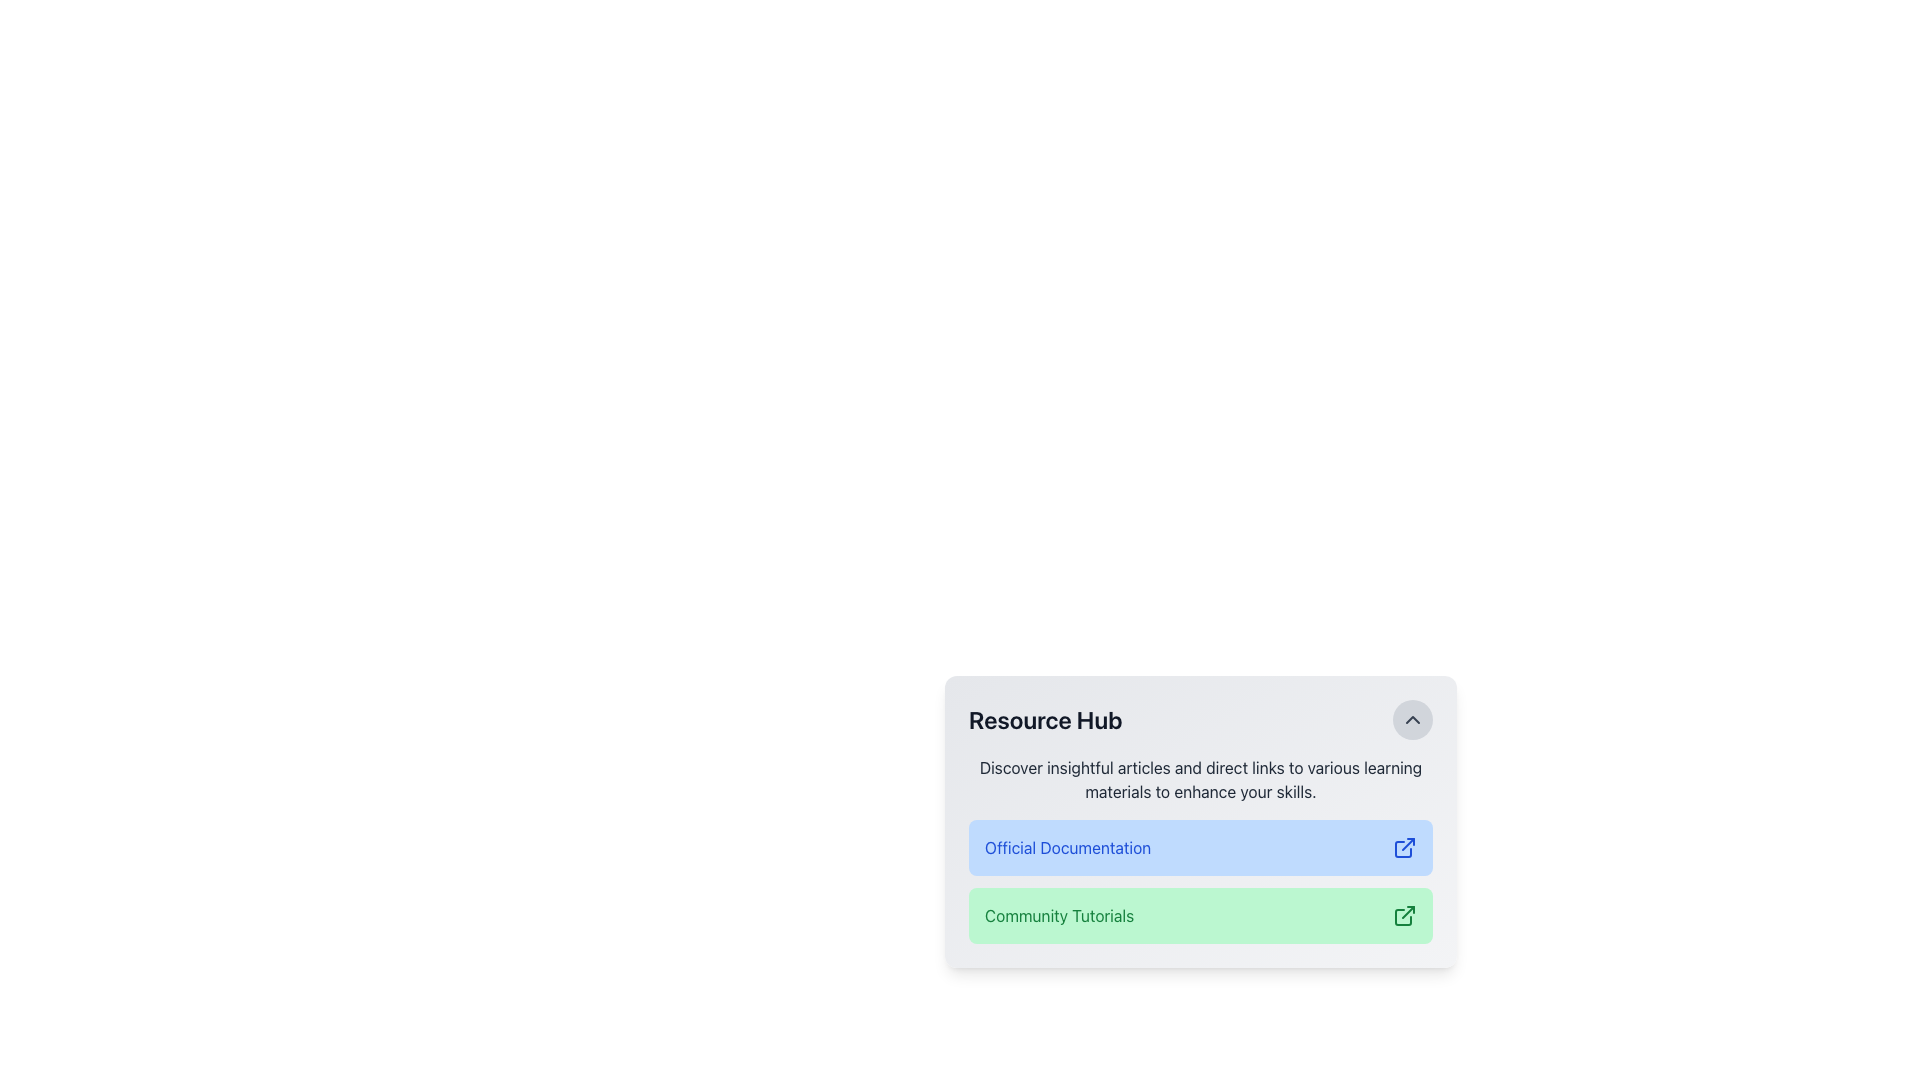 The image size is (1920, 1080). Describe the element at coordinates (1200, 821) in the screenshot. I see `the buttons in the documentation and tutorials section` at that location.